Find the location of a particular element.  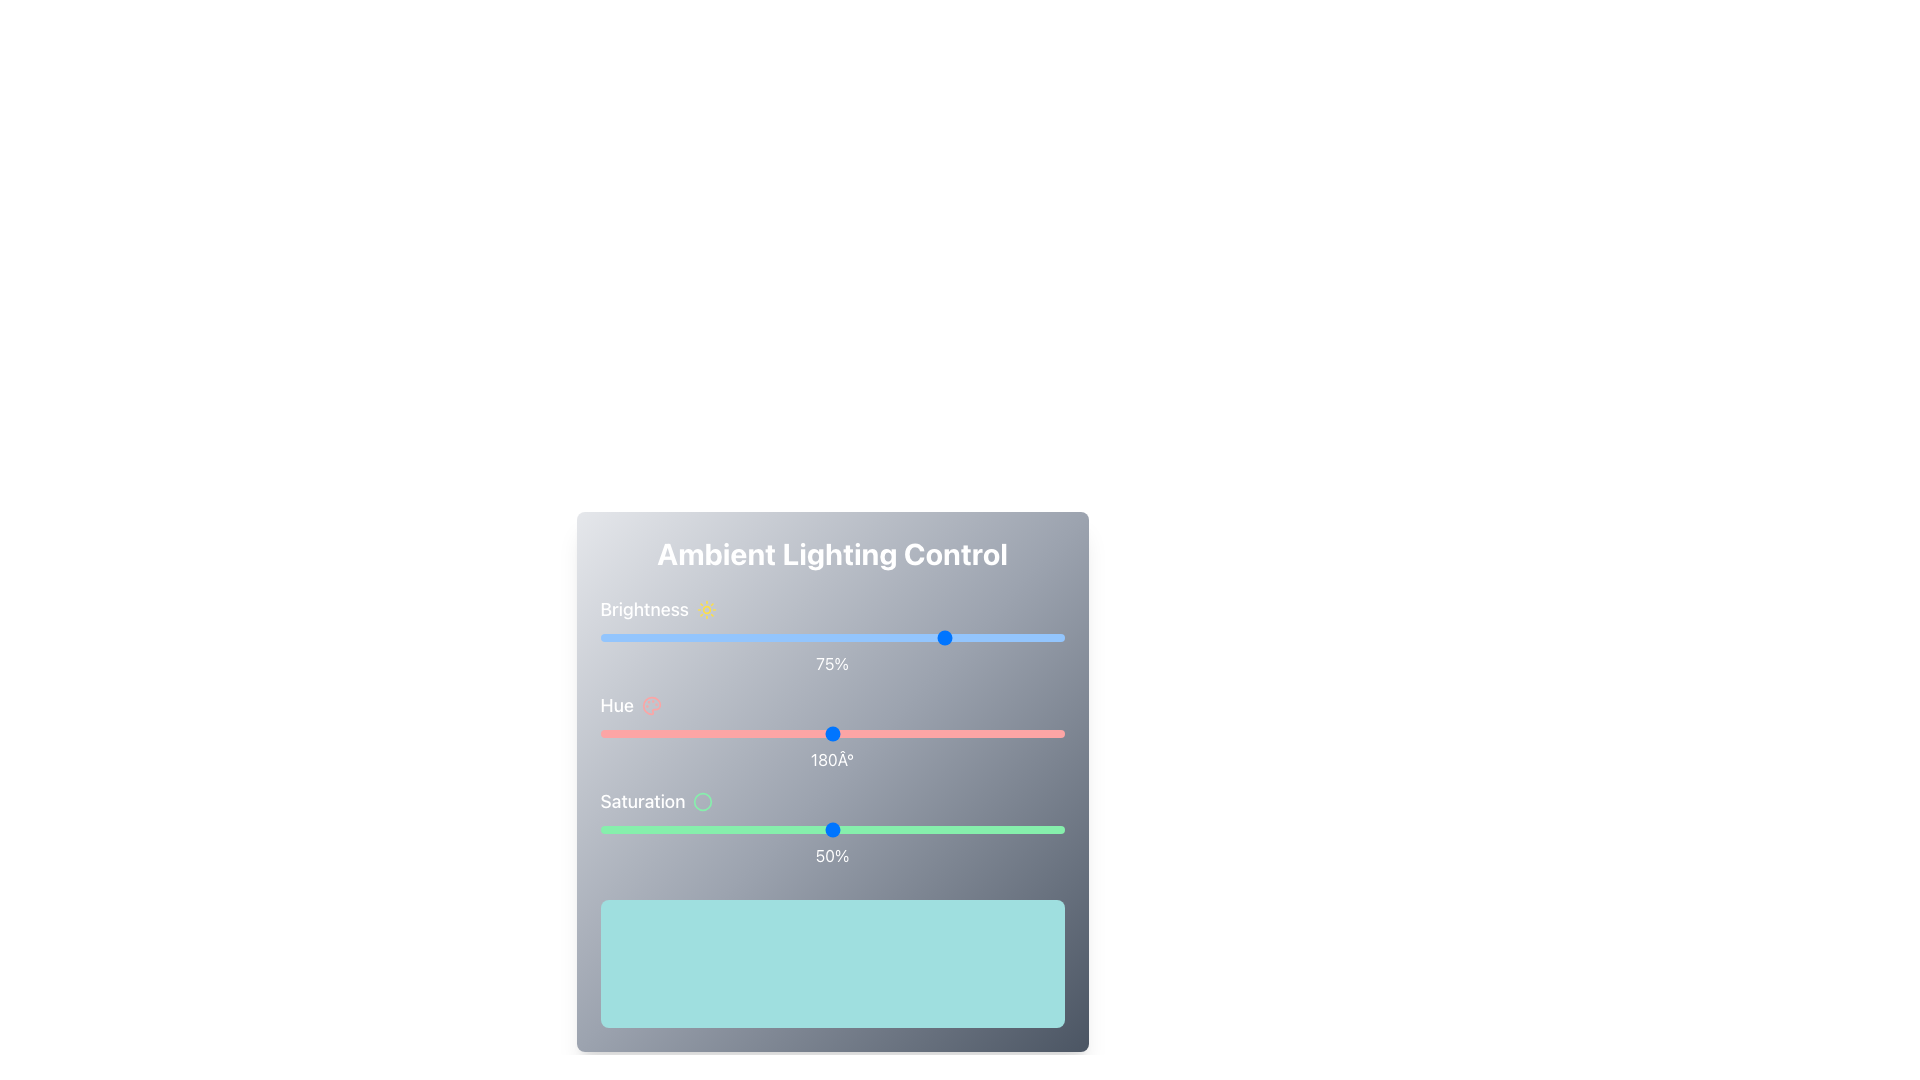

the Label displaying '180°' with a white font on a transparent background, located below the hue slider component is located at coordinates (832, 759).